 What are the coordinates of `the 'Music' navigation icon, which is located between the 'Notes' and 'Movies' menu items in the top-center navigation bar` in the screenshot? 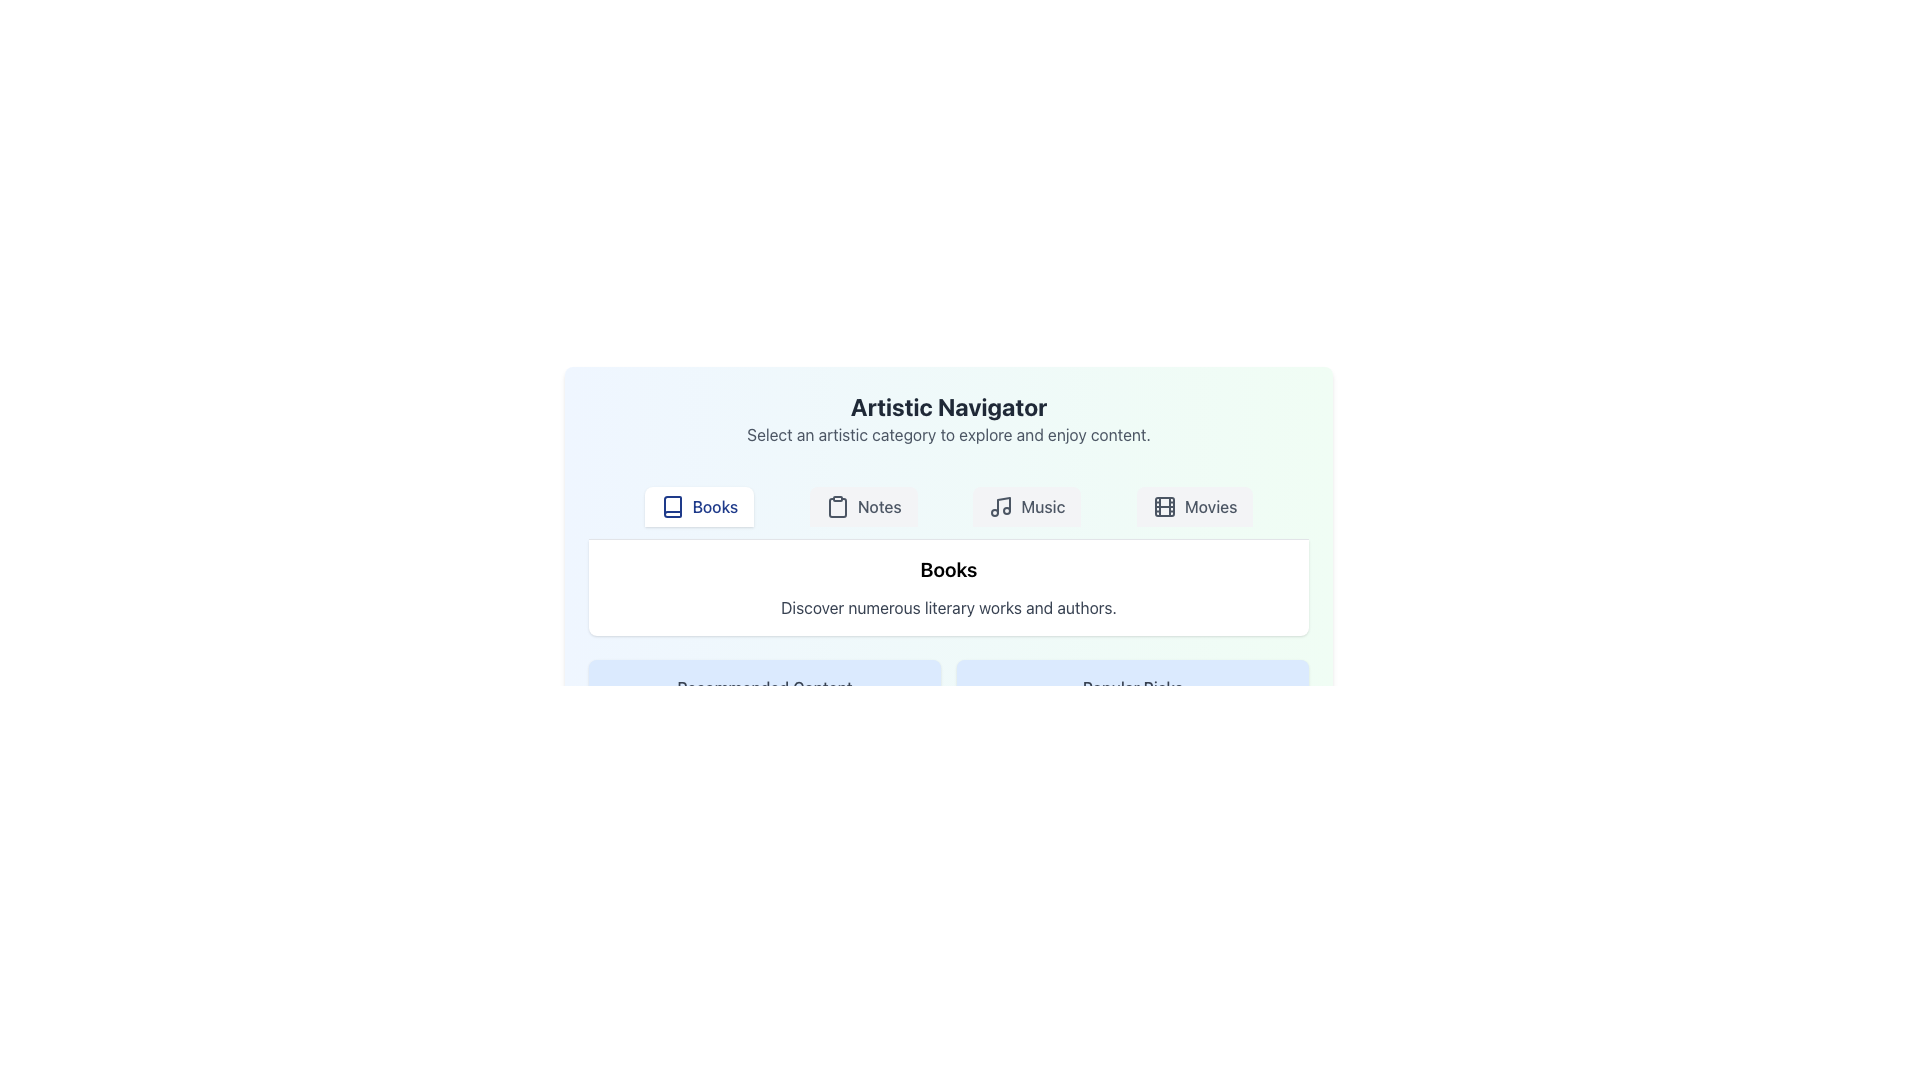 It's located at (1001, 505).